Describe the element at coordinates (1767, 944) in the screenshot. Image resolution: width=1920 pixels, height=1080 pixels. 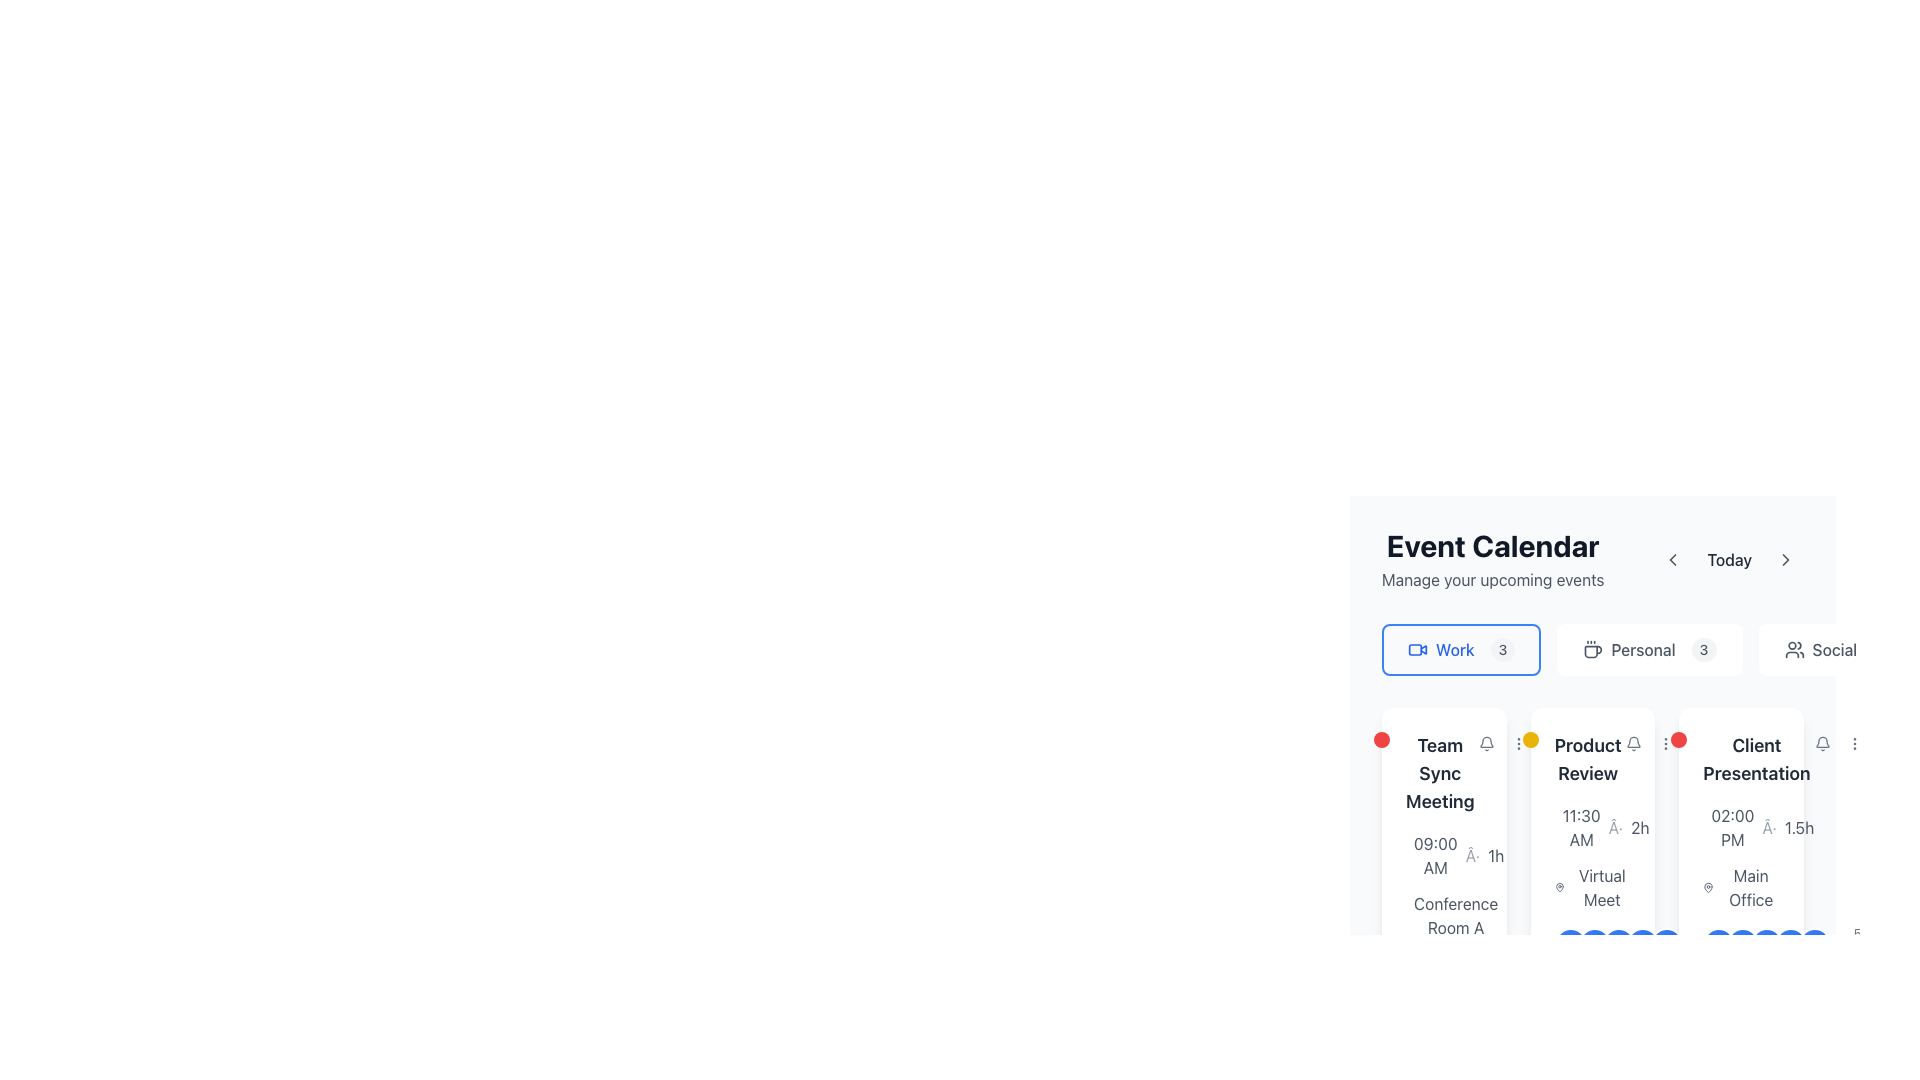
I see `the third circular button from the left within the group located at the bottom of the 'Client Presentation' card in the 'Event Calendar' section` at that location.